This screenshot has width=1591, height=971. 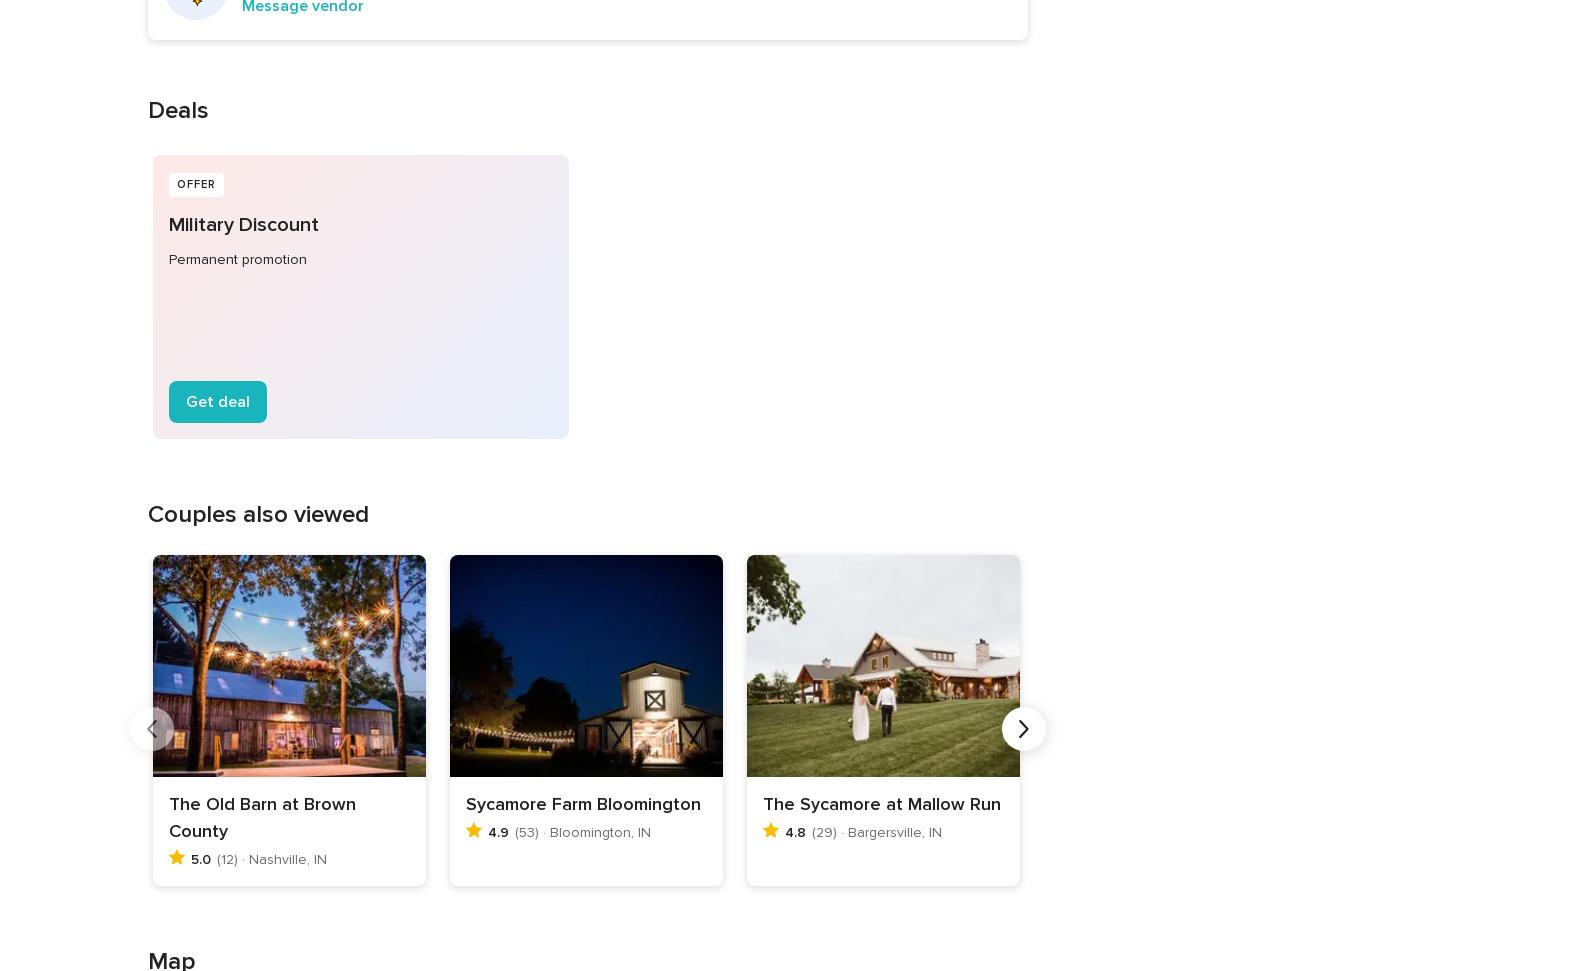 I want to click on 'Deals', so click(x=176, y=110).